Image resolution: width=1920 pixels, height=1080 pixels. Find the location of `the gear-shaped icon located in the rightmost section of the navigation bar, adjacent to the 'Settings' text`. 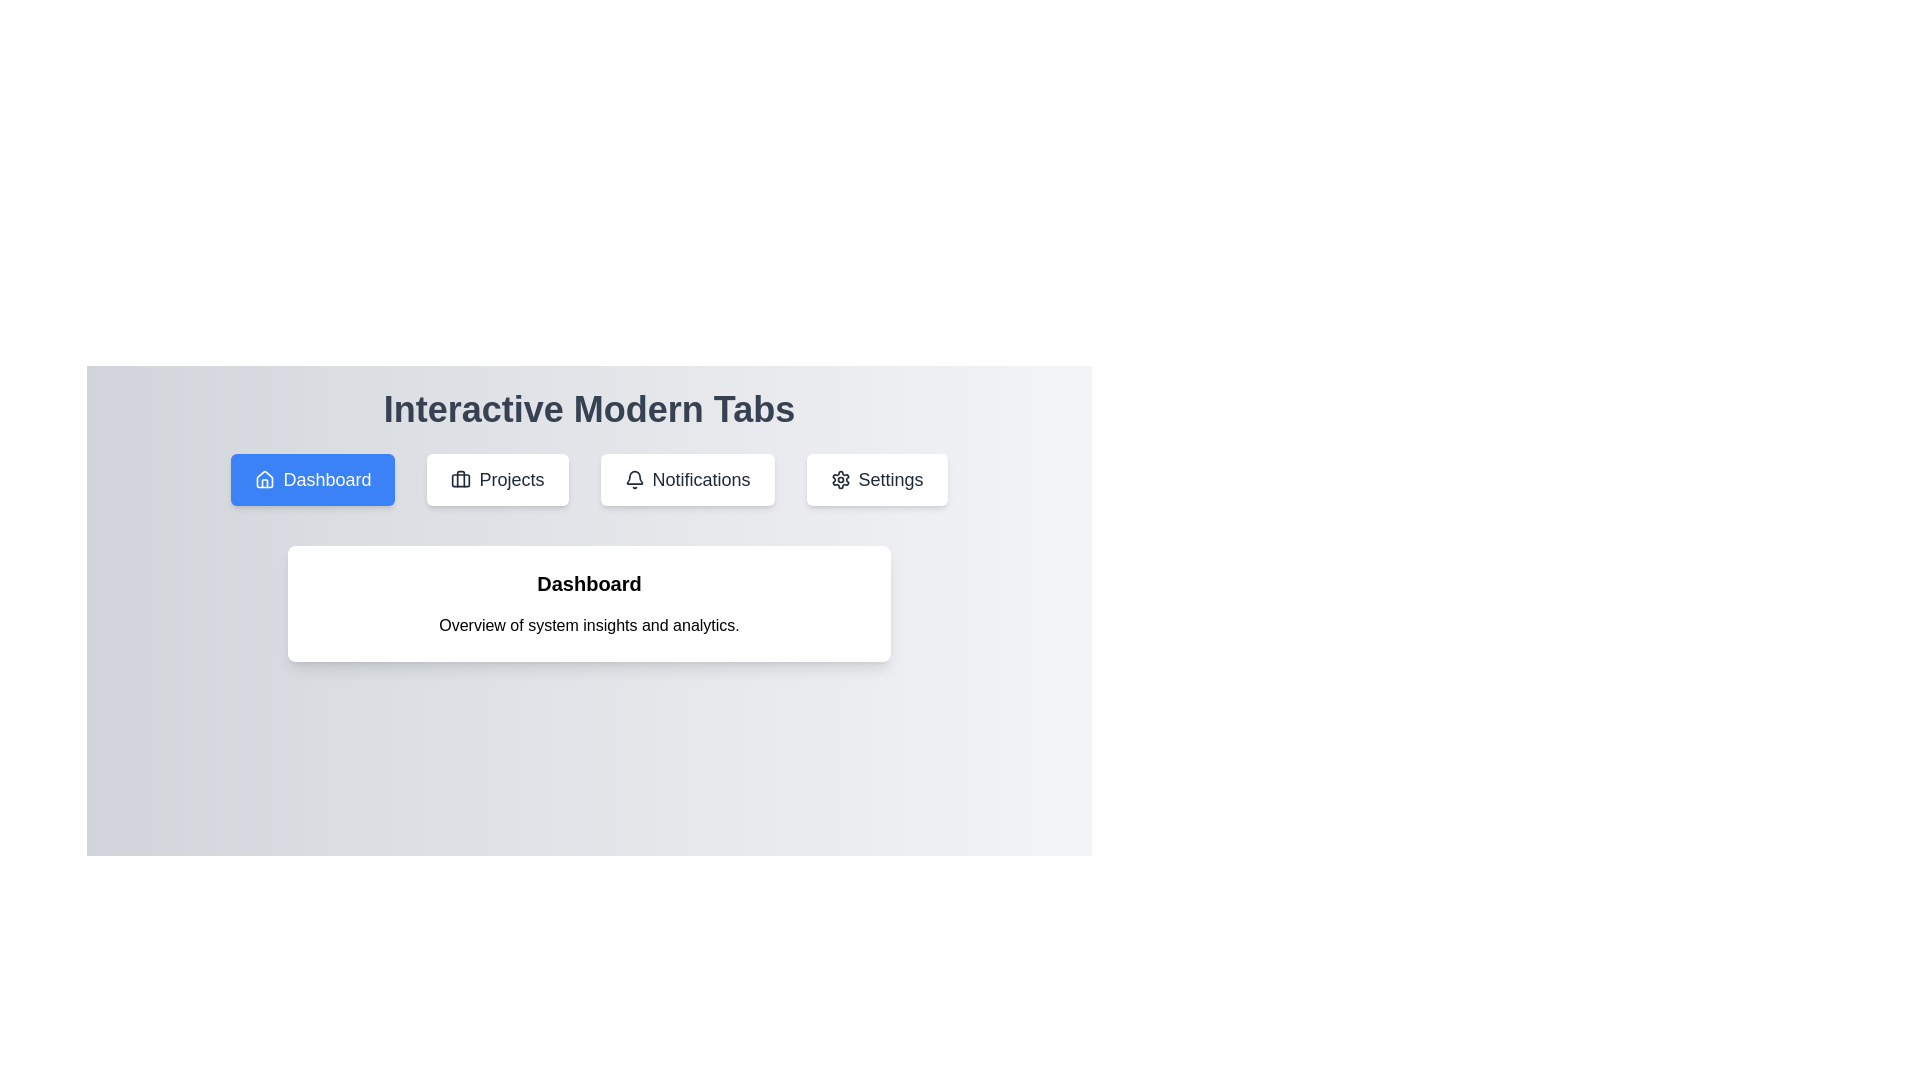

the gear-shaped icon located in the rightmost section of the navigation bar, adjacent to the 'Settings' text is located at coordinates (840, 479).